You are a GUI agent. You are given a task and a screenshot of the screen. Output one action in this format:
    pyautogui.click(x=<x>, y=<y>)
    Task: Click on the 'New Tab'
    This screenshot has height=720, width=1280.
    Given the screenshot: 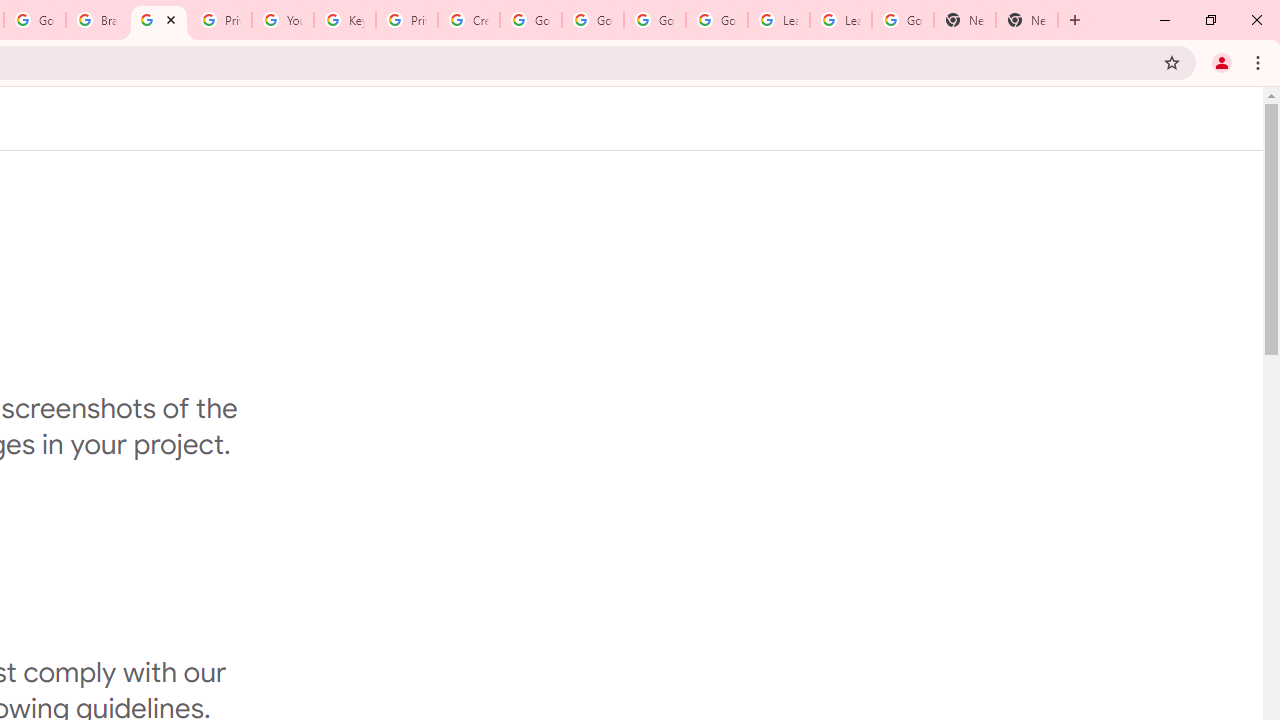 What is the action you would take?
    pyautogui.click(x=965, y=20)
    